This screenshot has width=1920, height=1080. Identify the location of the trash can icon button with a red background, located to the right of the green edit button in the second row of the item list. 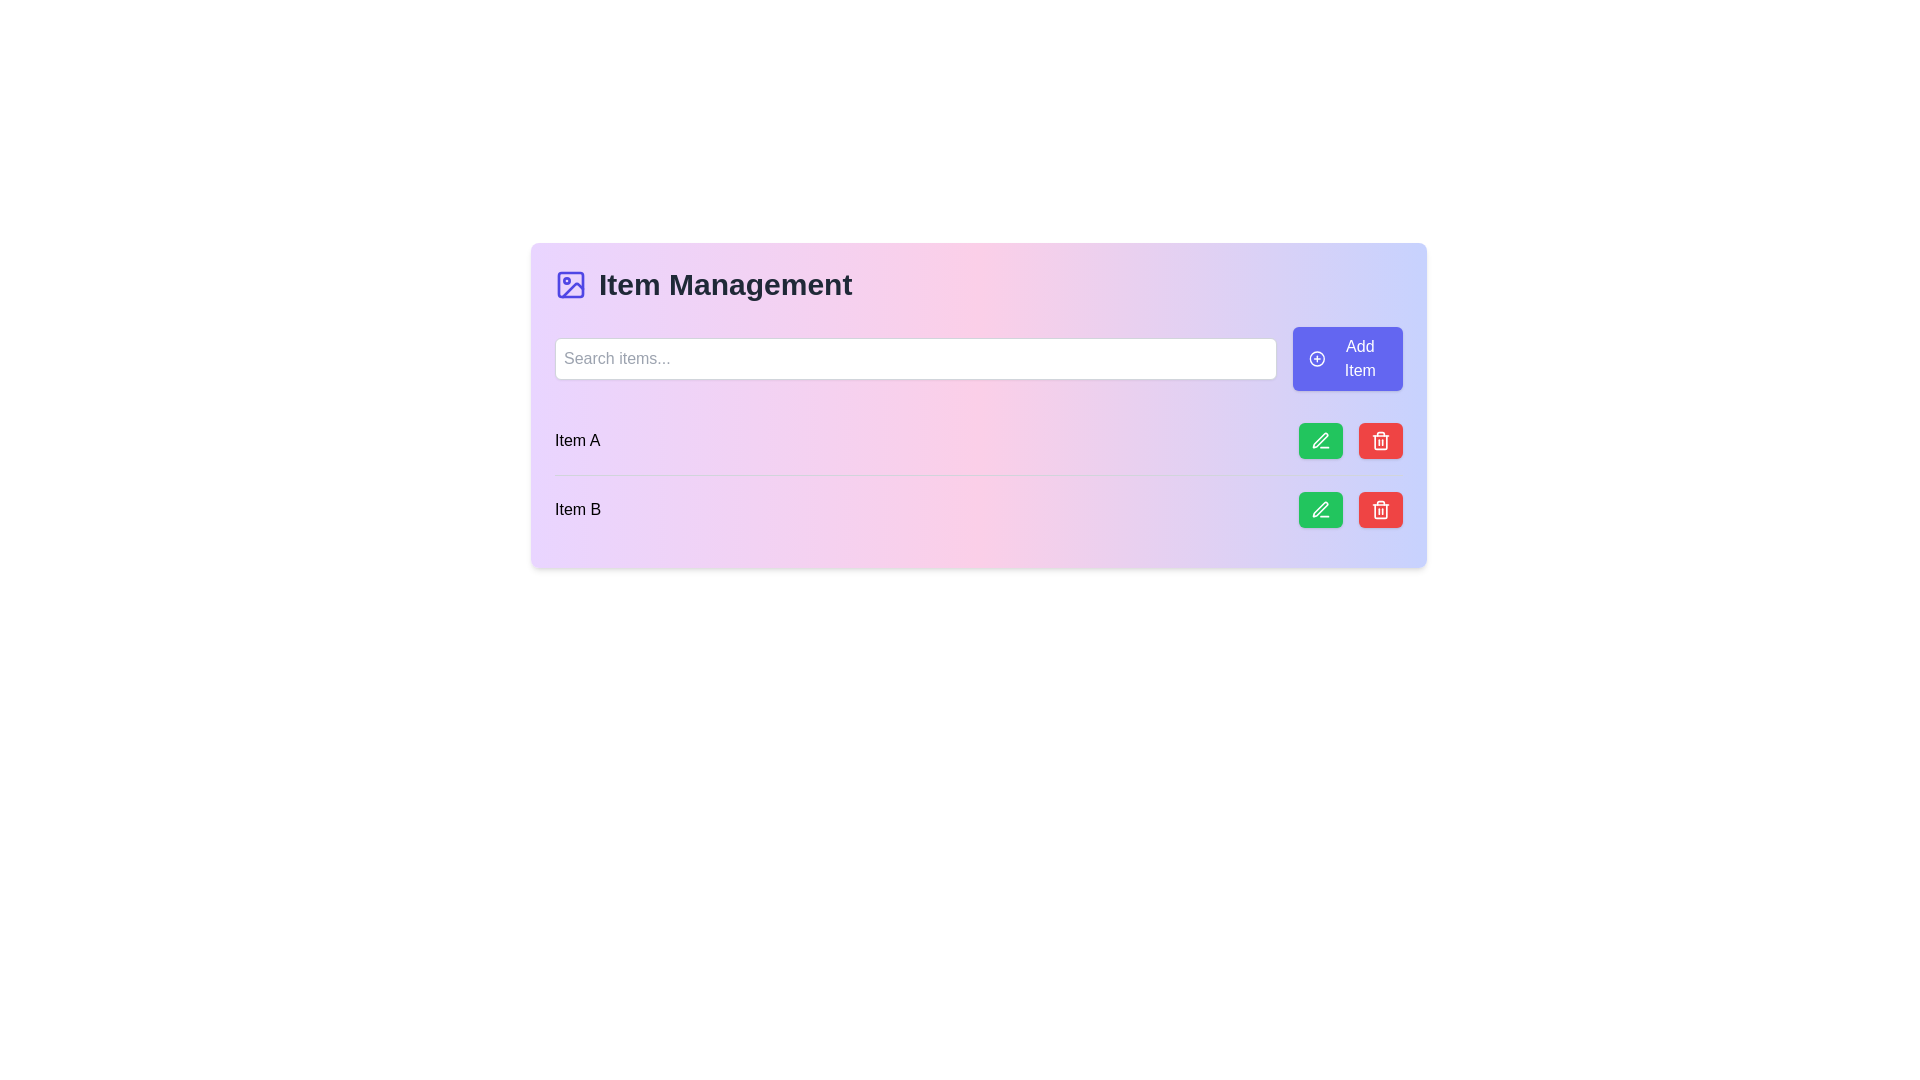
(1380, 508).